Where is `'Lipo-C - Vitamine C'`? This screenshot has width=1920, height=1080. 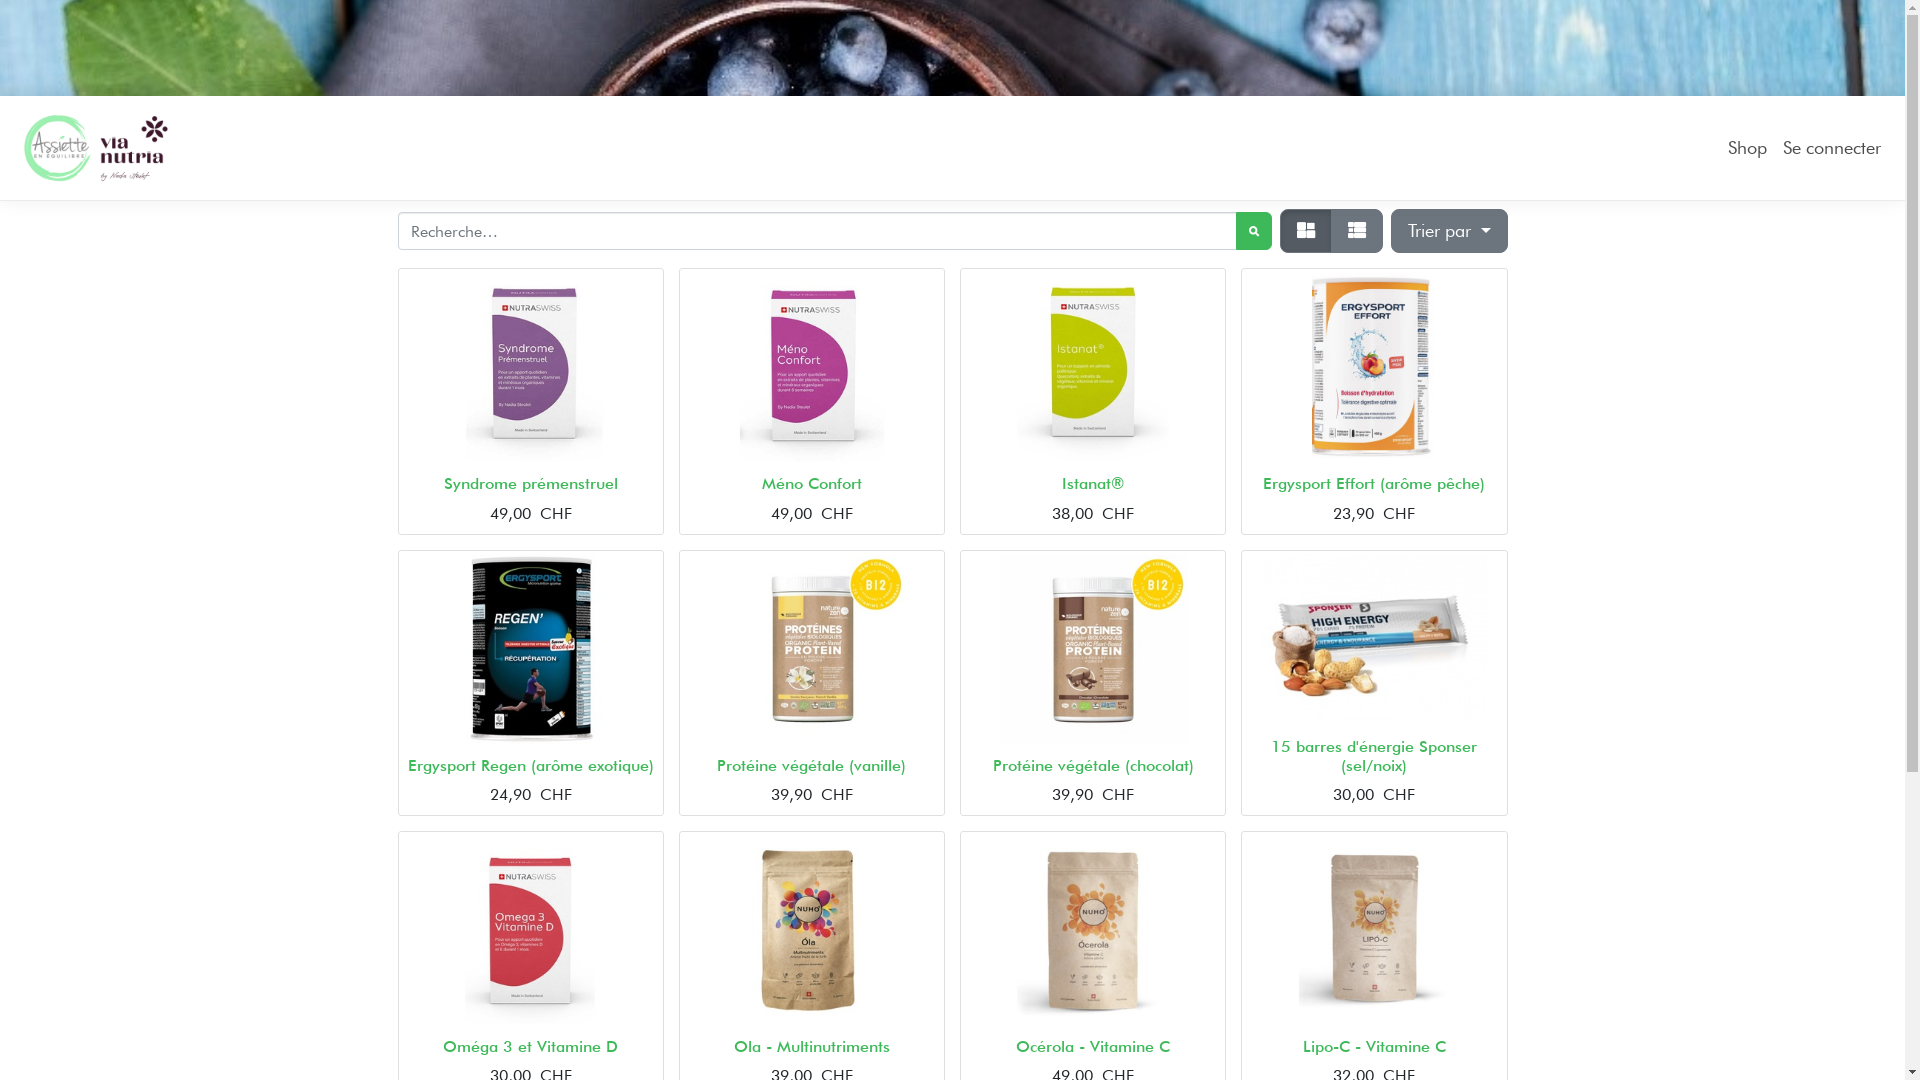 'Lipo-C - Vitamine C' is located at coordinates (1373, 1045).